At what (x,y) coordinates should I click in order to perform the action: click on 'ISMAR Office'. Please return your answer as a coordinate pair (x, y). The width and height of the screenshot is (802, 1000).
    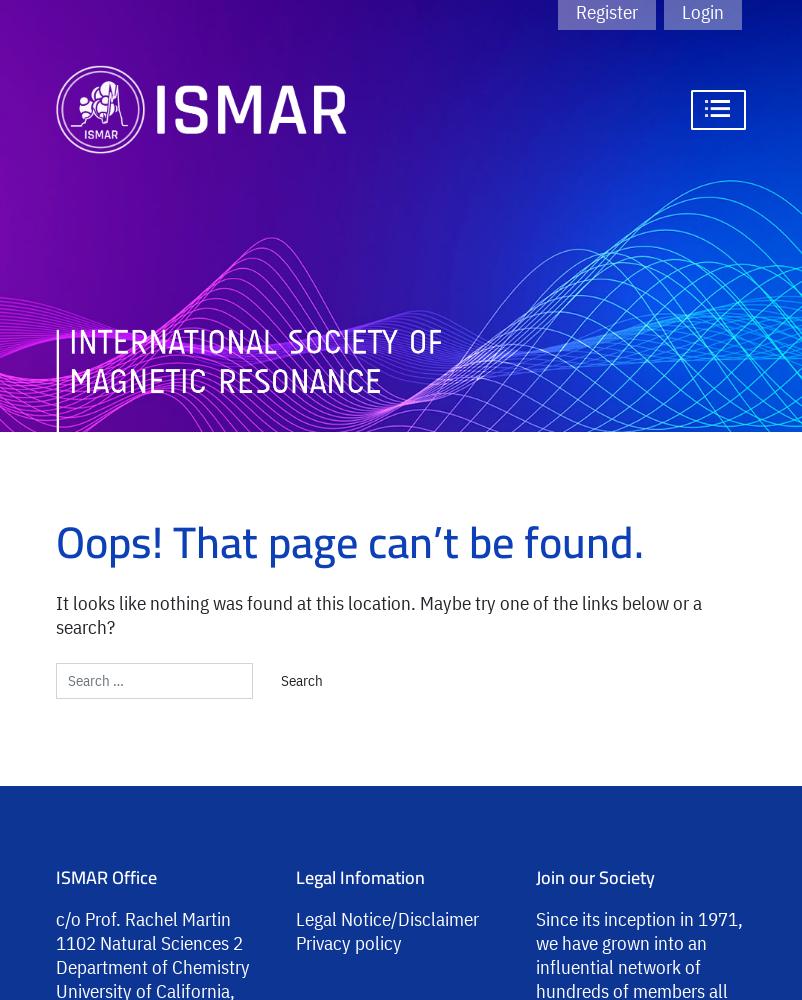
    Looking at the image, I should click on (106, 876).